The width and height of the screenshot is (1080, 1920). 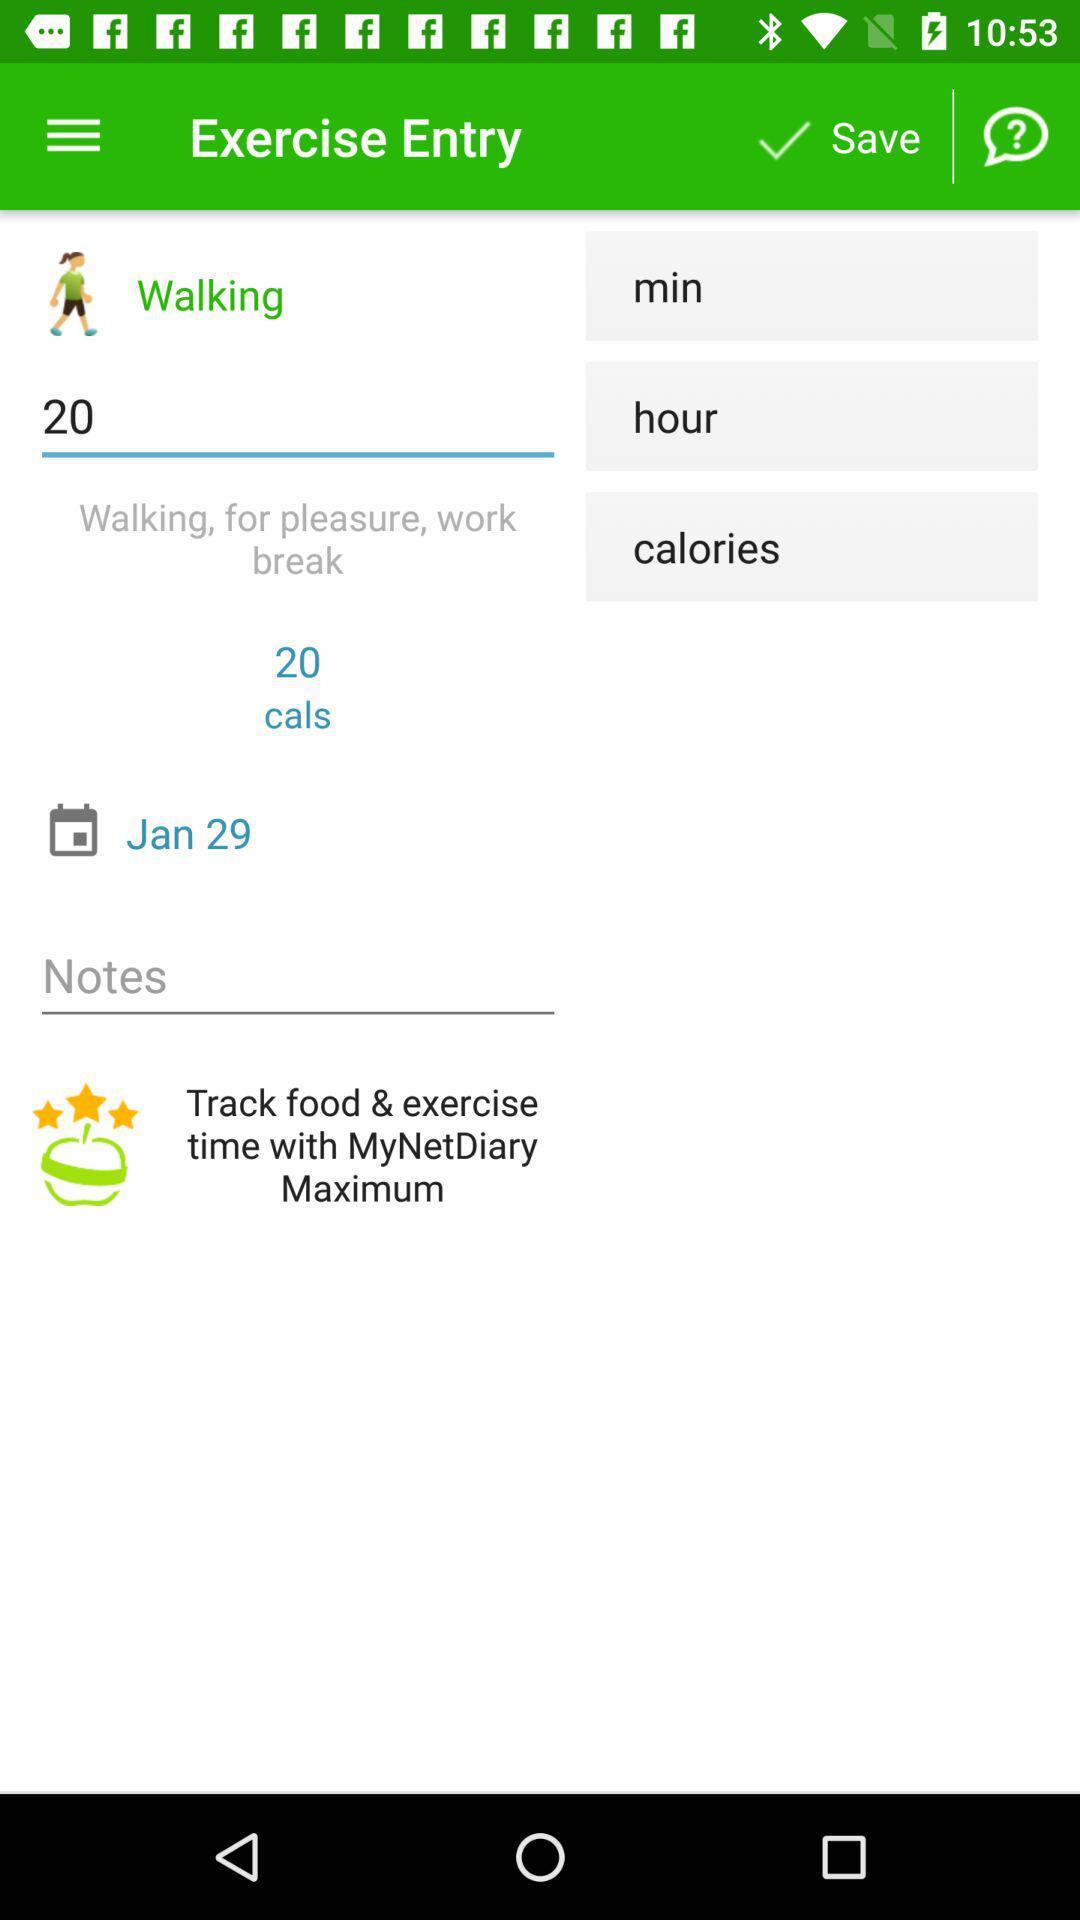 I want to click on icon to the right of the 20, so click(x=651, y=415).